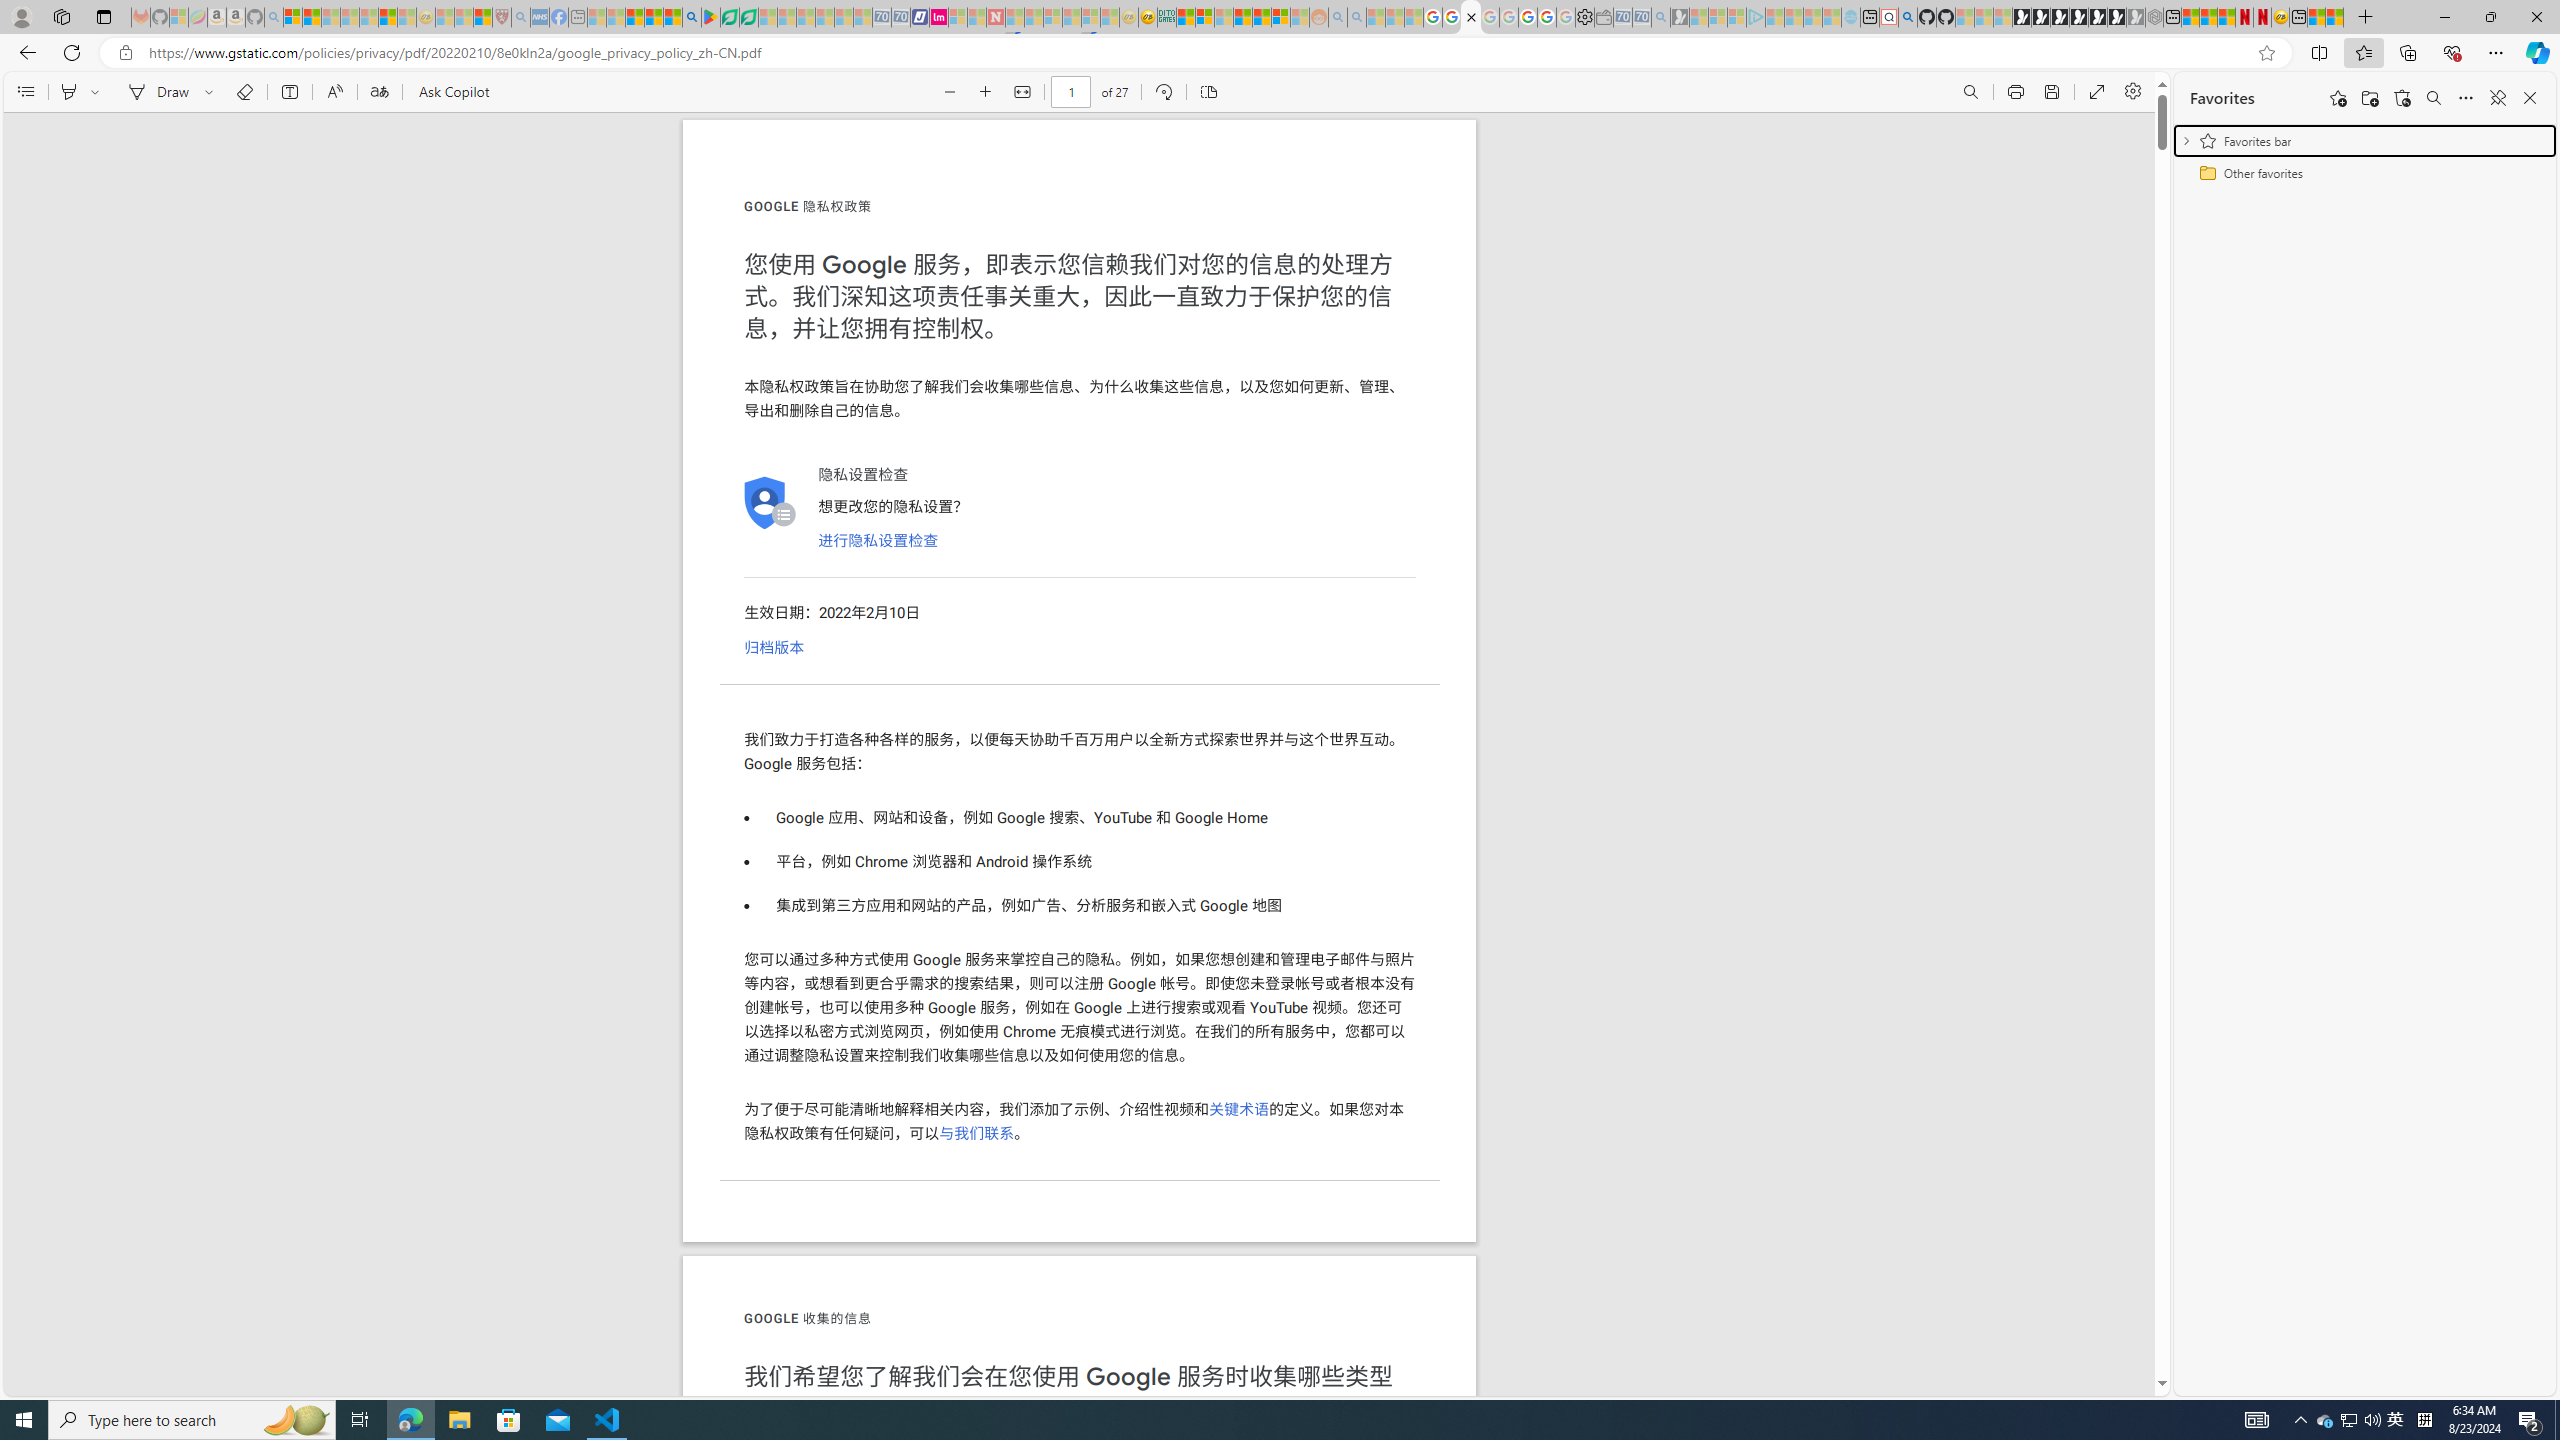 The width and height of the screenshot is (2560, 1440). Describe the element at coordinates (2496, 96) in the screenshot. I see `'Unpin favorites'` at that location.